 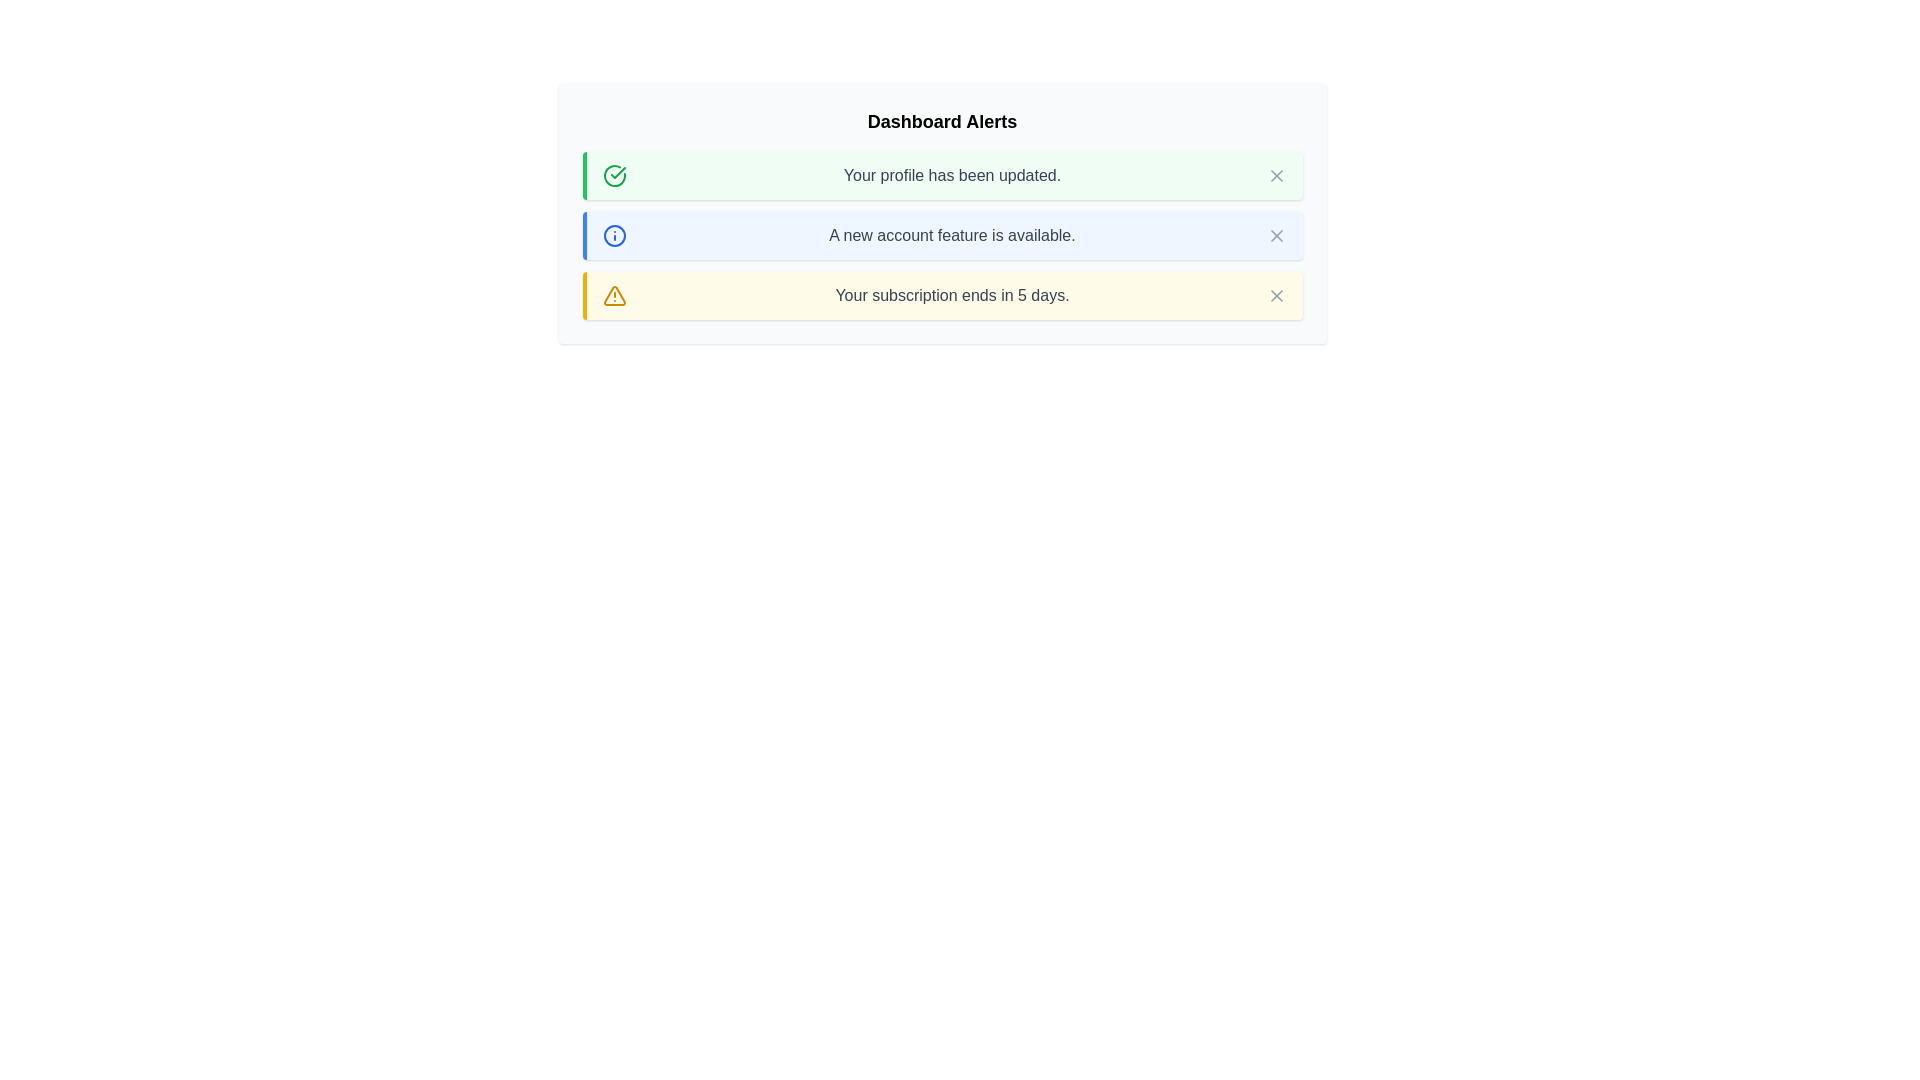 What do you see at coordinates (613, 175) in the screenshot?
I see `the green checkmark icon that indicates the successful update of the user profile, located in the topmost alert box next to the notification text 'Your profile has been updated.'` at bounding box center [613, 175].